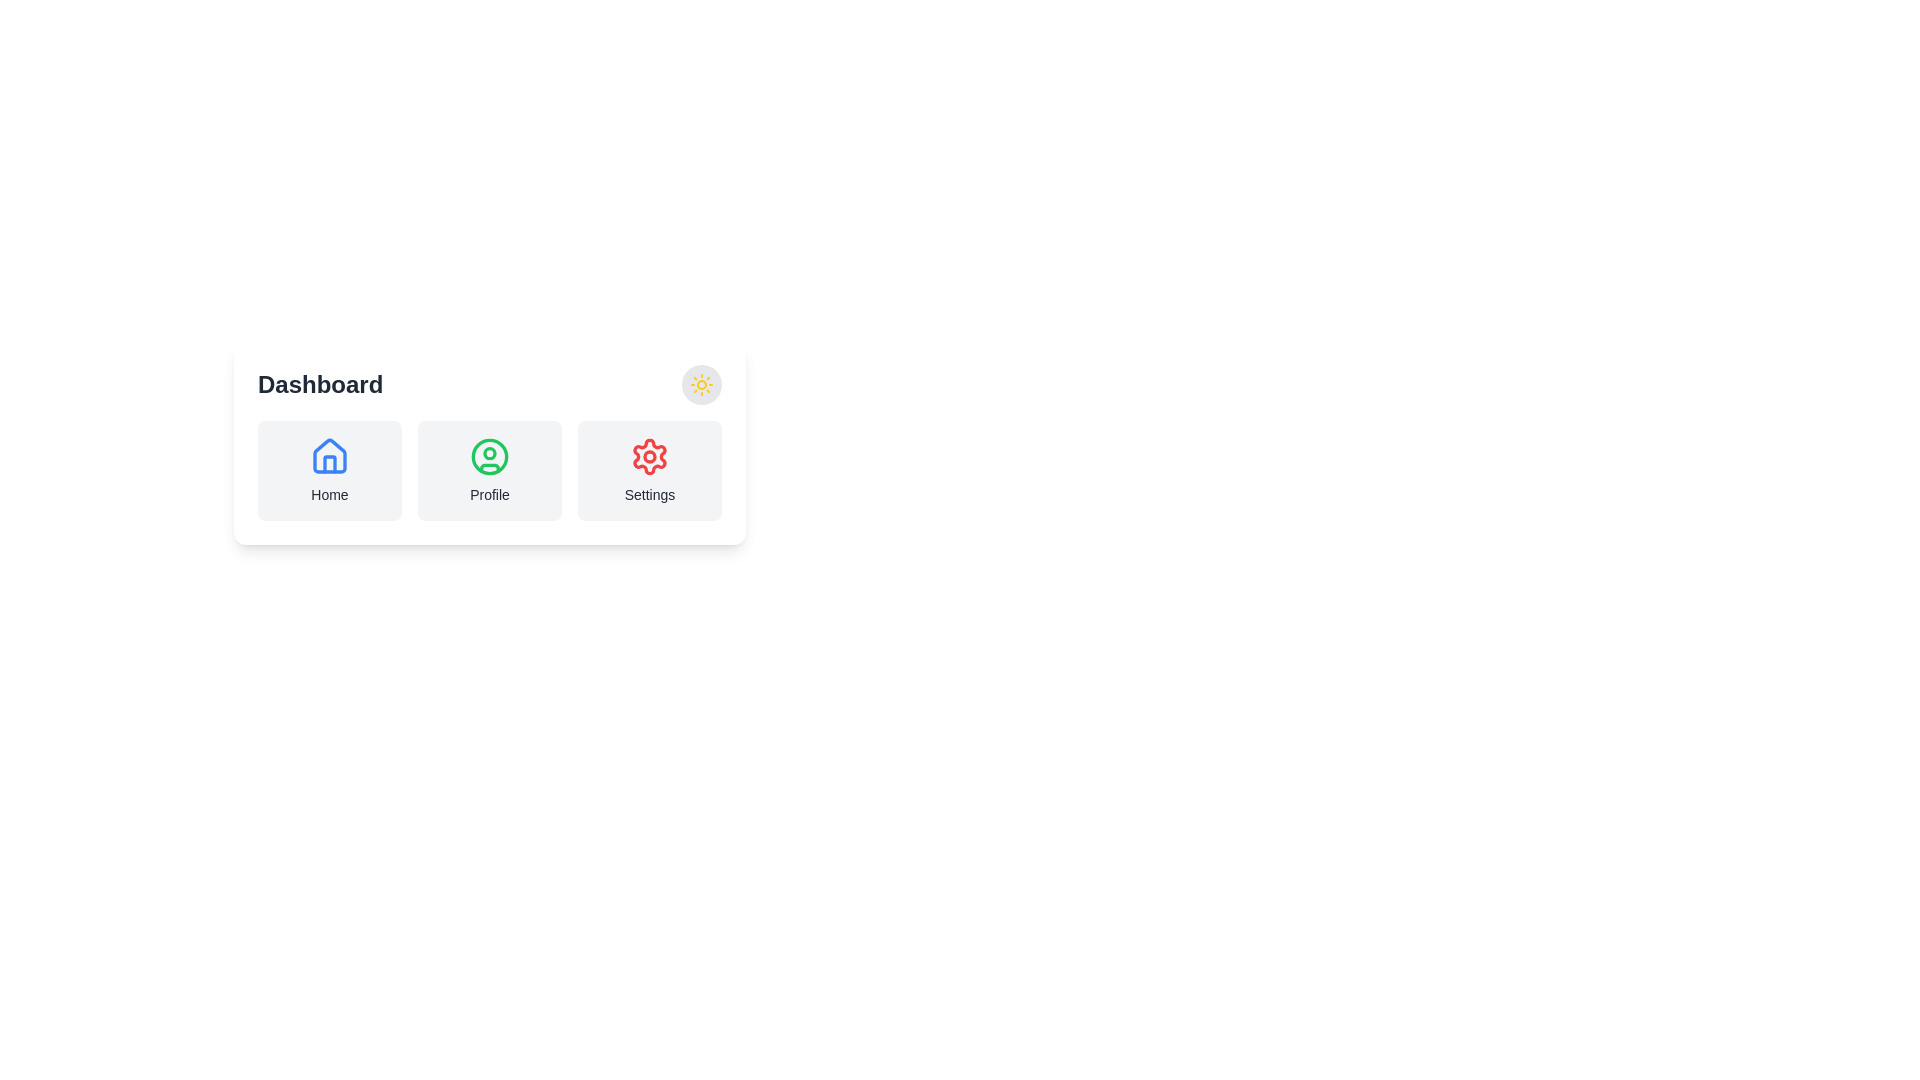 The width and height of the screenshot is (1920, 1080). Describe the element at coordinates (330, 470) in the screenshot. I see `the Navigation Button displaying a blue outlined house icon with the text 'Home'` at that location.